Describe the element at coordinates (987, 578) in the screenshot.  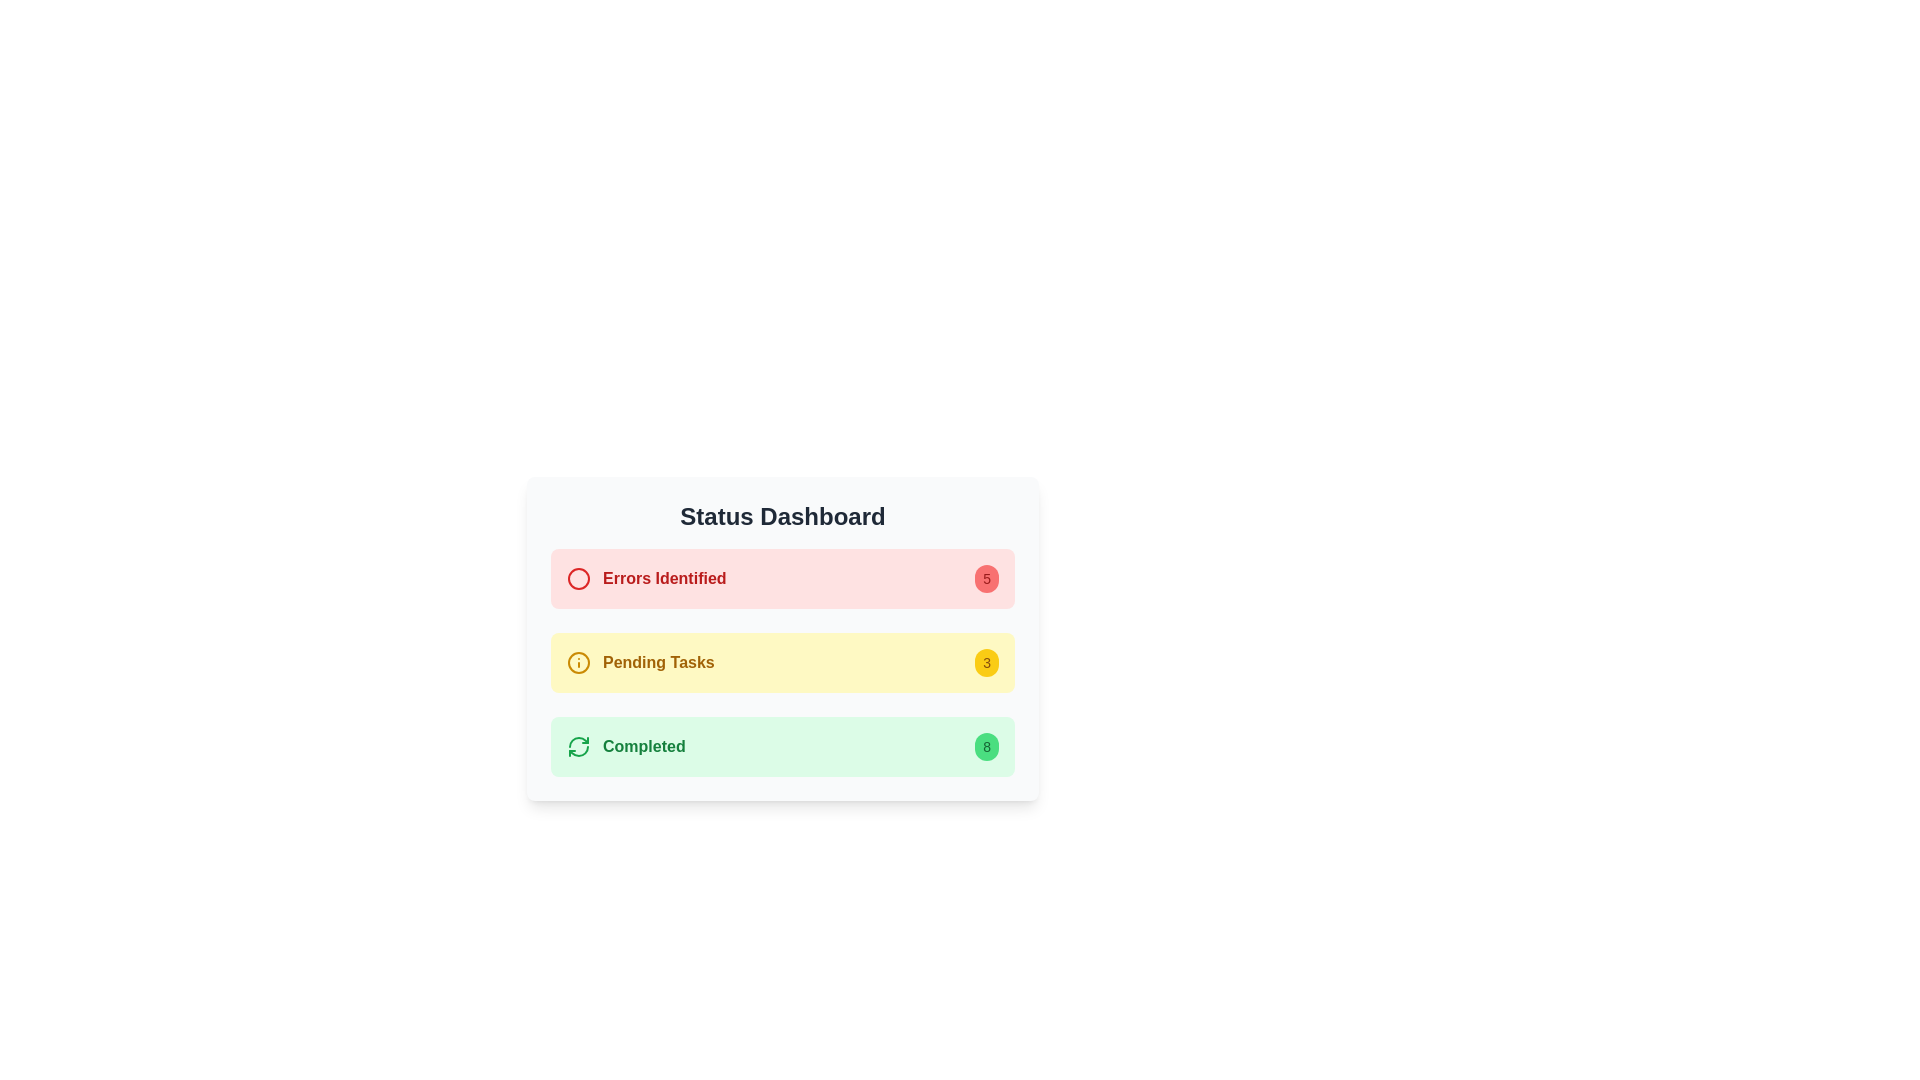
I see `the badge indicating the number of errors identified` at that location.